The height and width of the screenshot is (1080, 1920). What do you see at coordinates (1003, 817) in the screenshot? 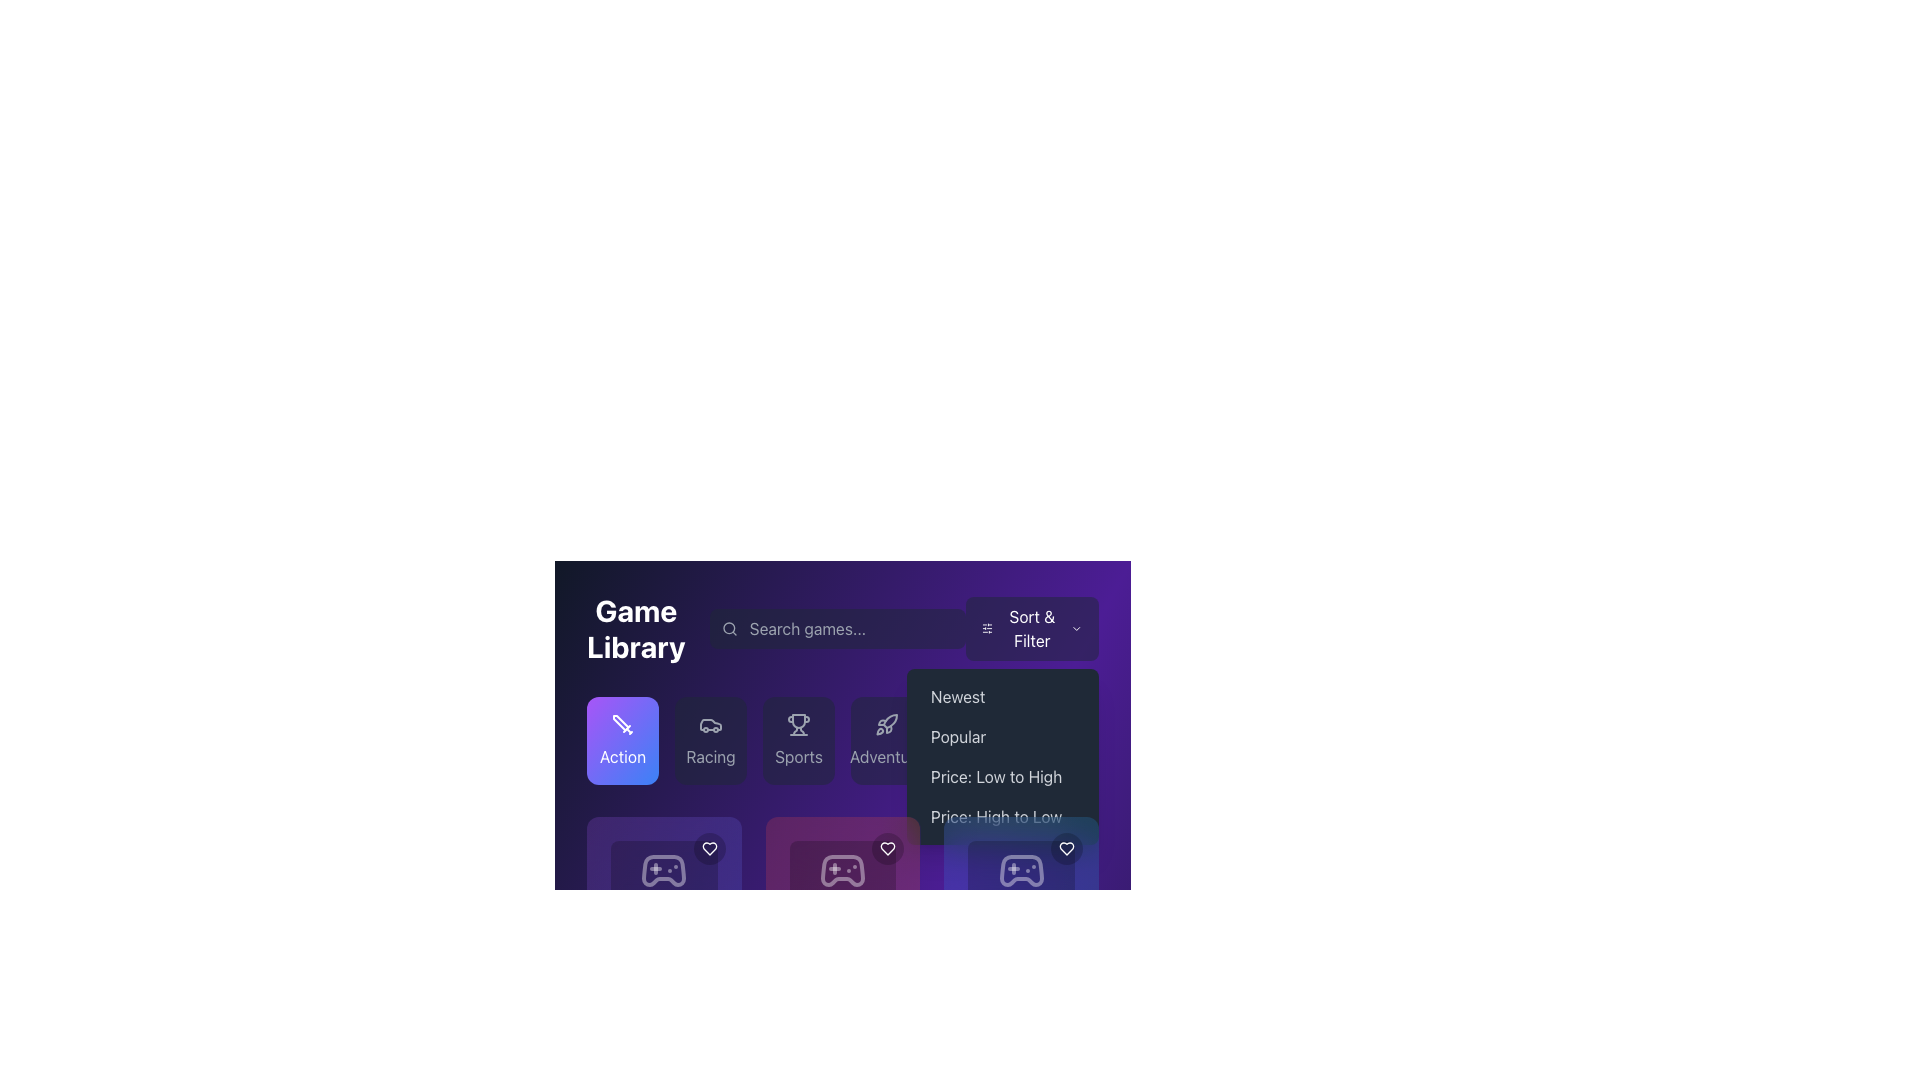
I see `the 'Price: High to Low' option in the dropdown menu` at bounding box center [1003, 817].